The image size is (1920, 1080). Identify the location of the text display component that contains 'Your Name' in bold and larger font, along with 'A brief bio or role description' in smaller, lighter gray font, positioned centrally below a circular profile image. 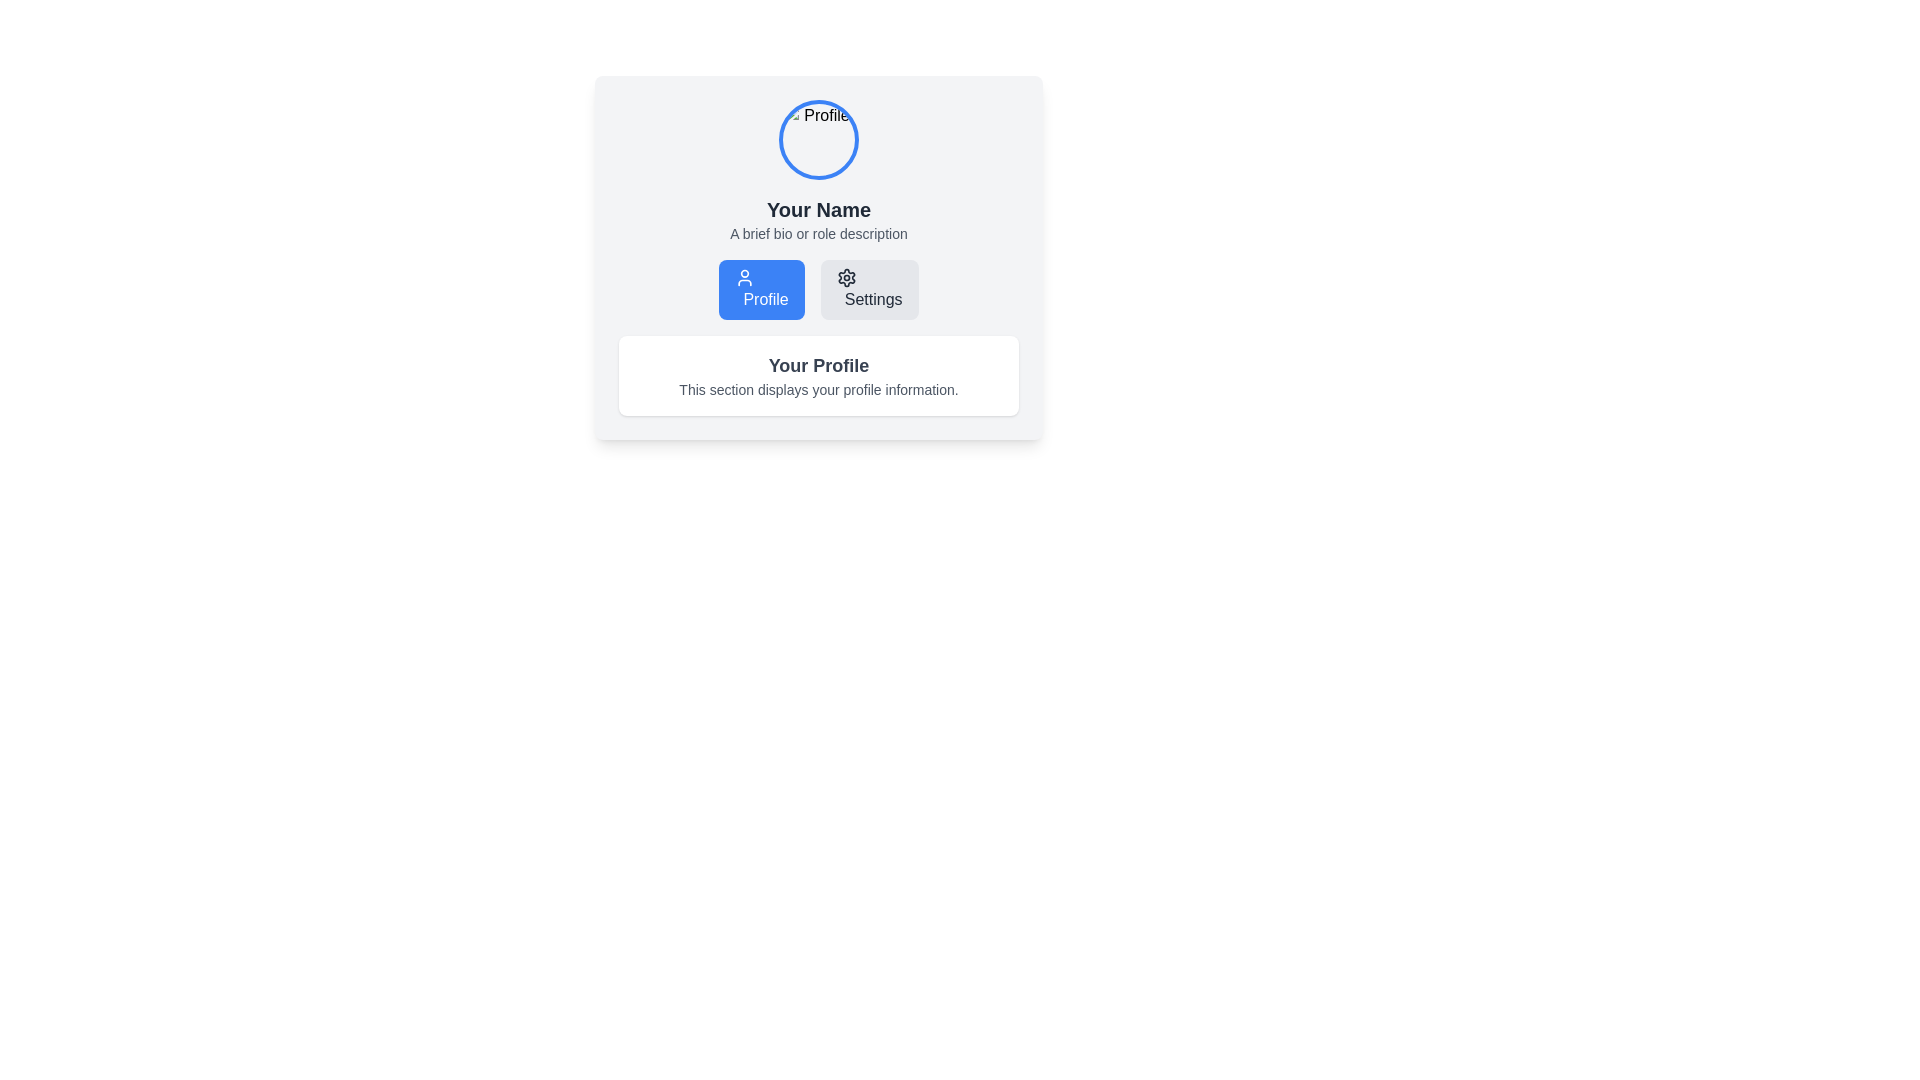
(819, 219).